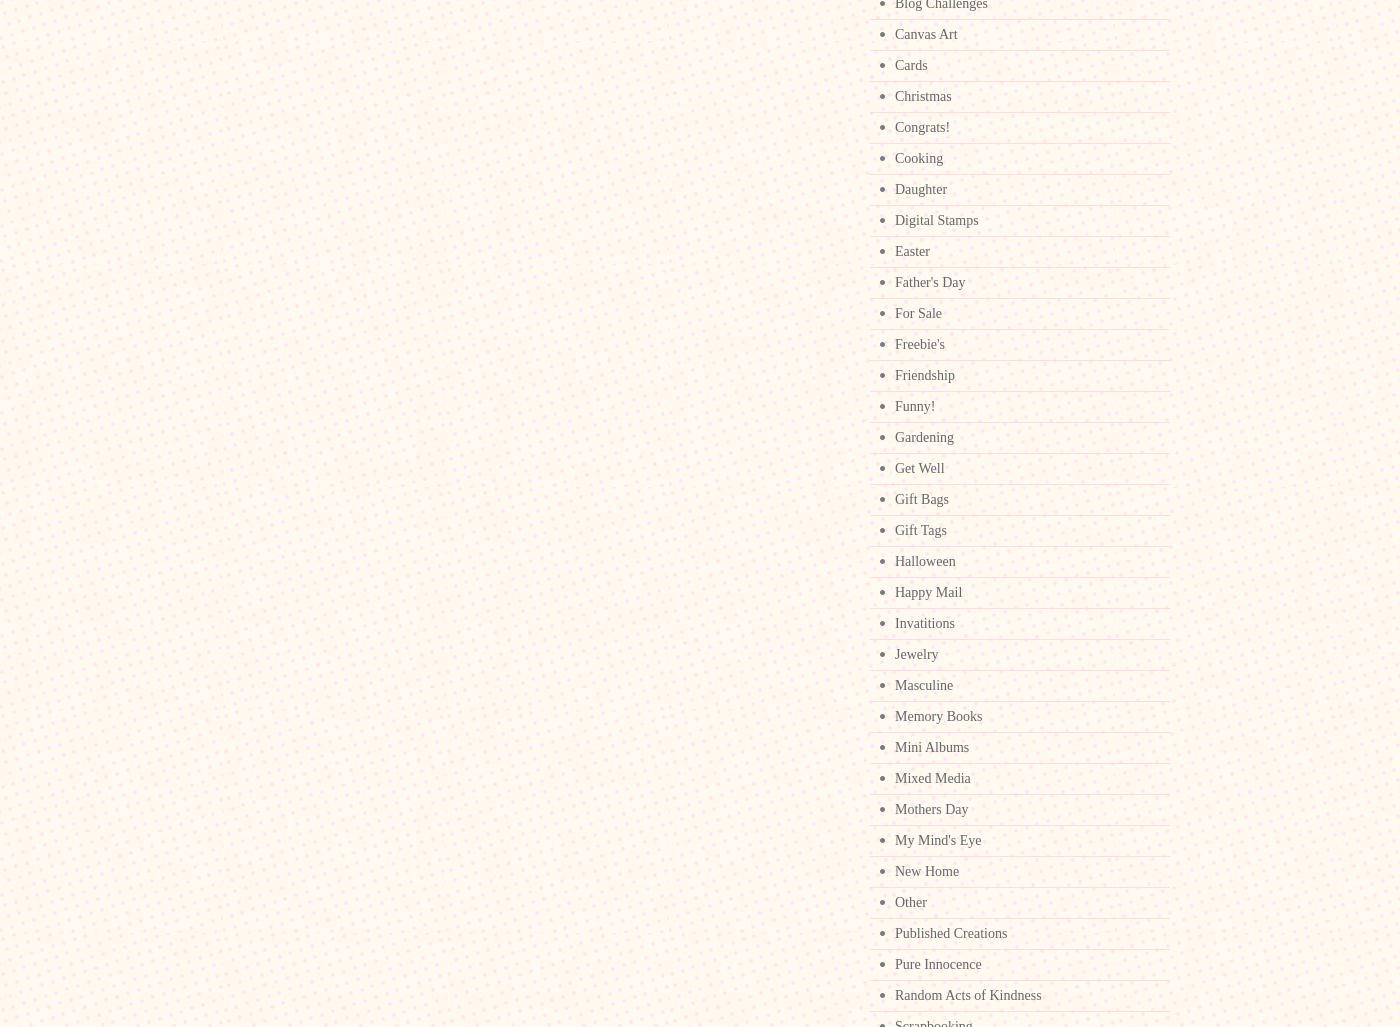 The image size is (1400, 1027). What do you see at coordinates (932, 777) in the screenshot?
I see `'Mixed Media'` at bounding box center [932, 777].